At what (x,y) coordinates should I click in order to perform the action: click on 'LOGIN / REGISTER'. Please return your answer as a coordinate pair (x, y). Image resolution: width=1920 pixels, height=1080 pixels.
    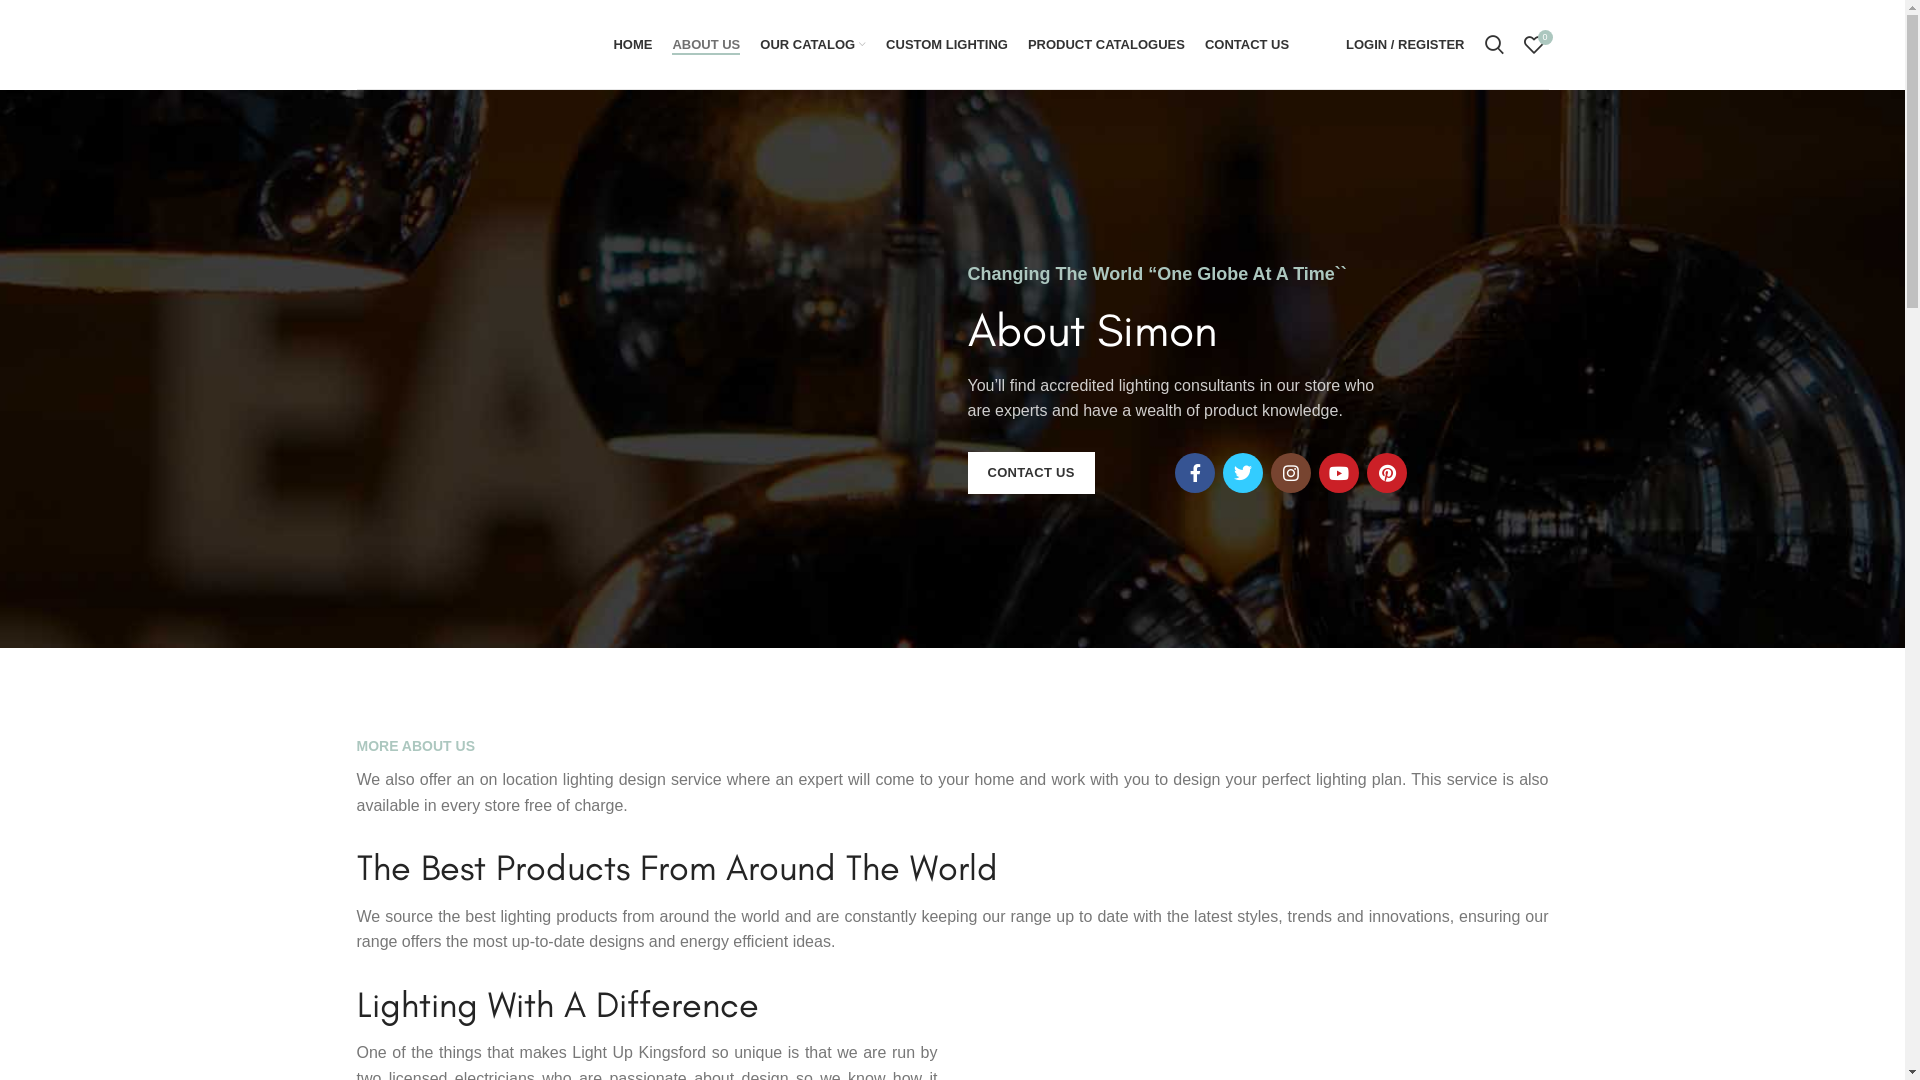
    Looking at the image, I should click on (1404, 43).